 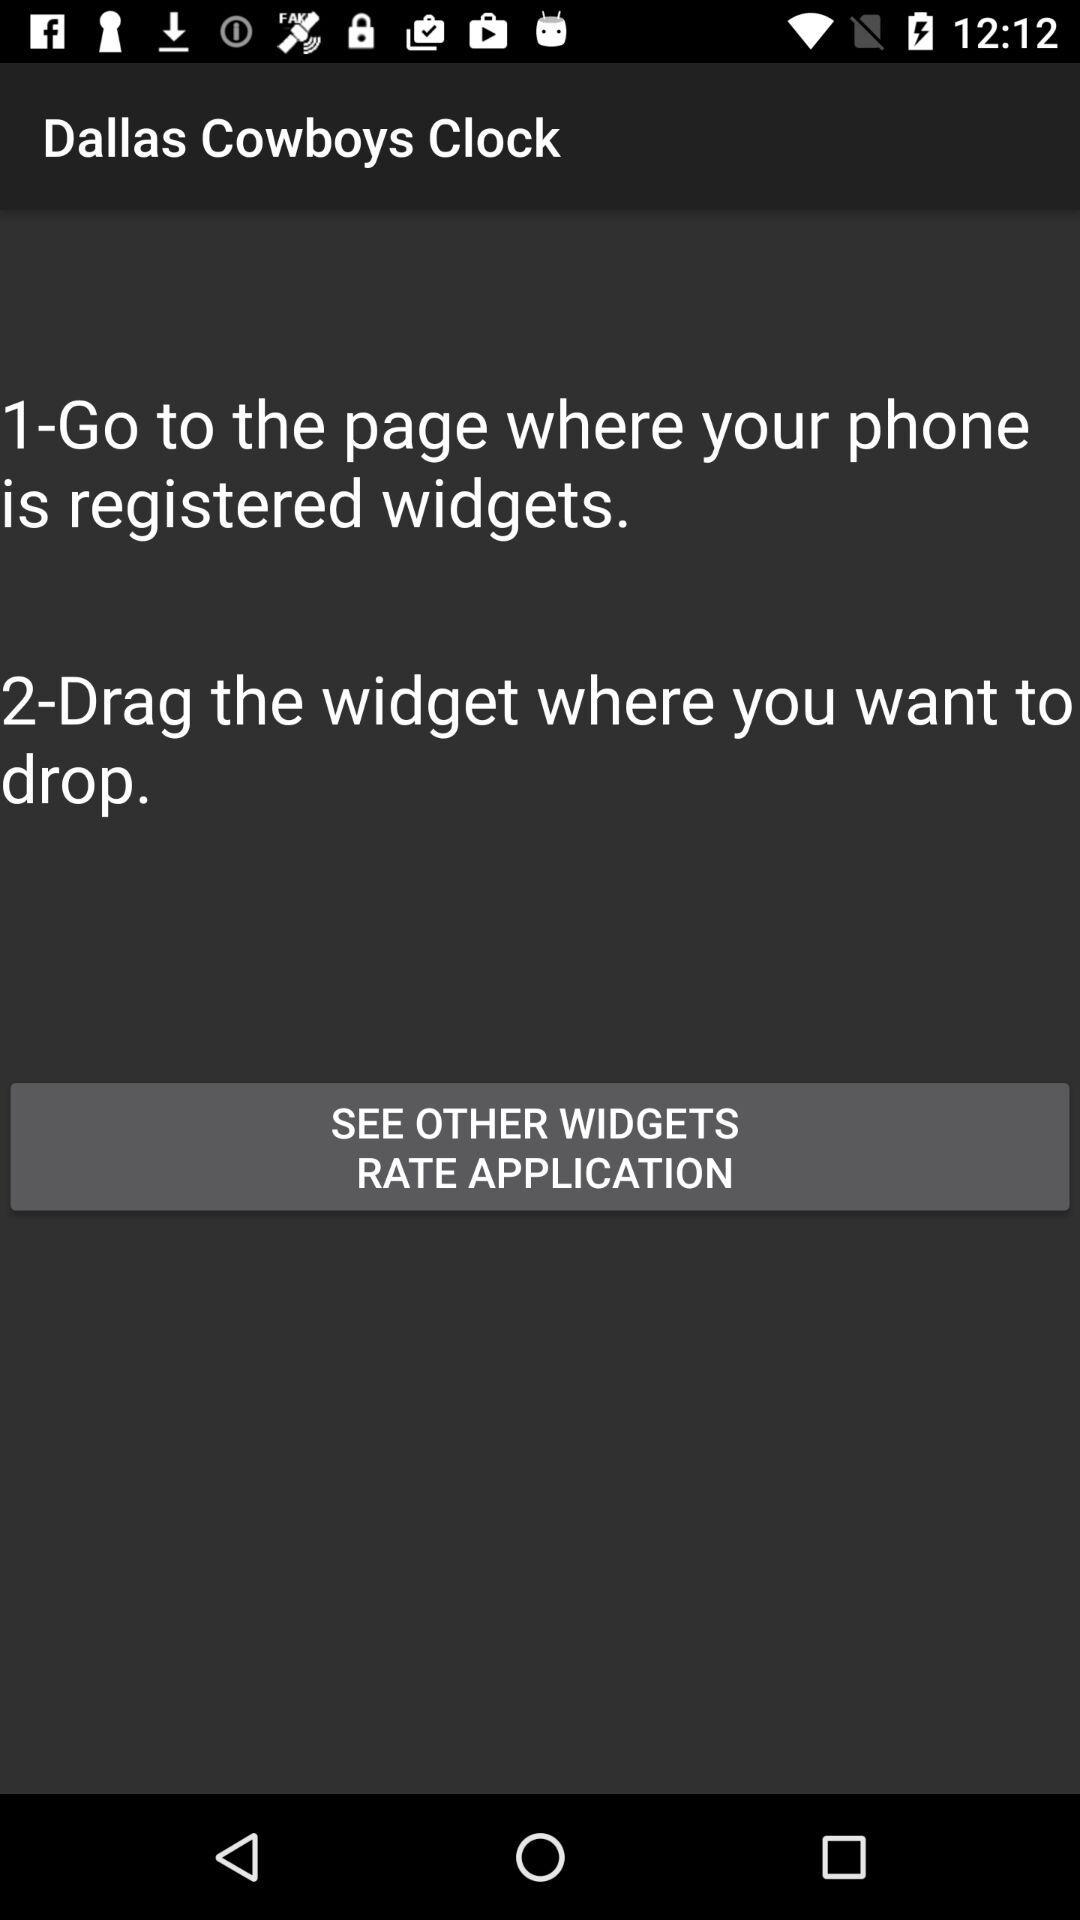 What do you see at coordinates (419, 1001) in the screenshot?
I see `button above the see other widgets button` at bounding box center [419, 1001].